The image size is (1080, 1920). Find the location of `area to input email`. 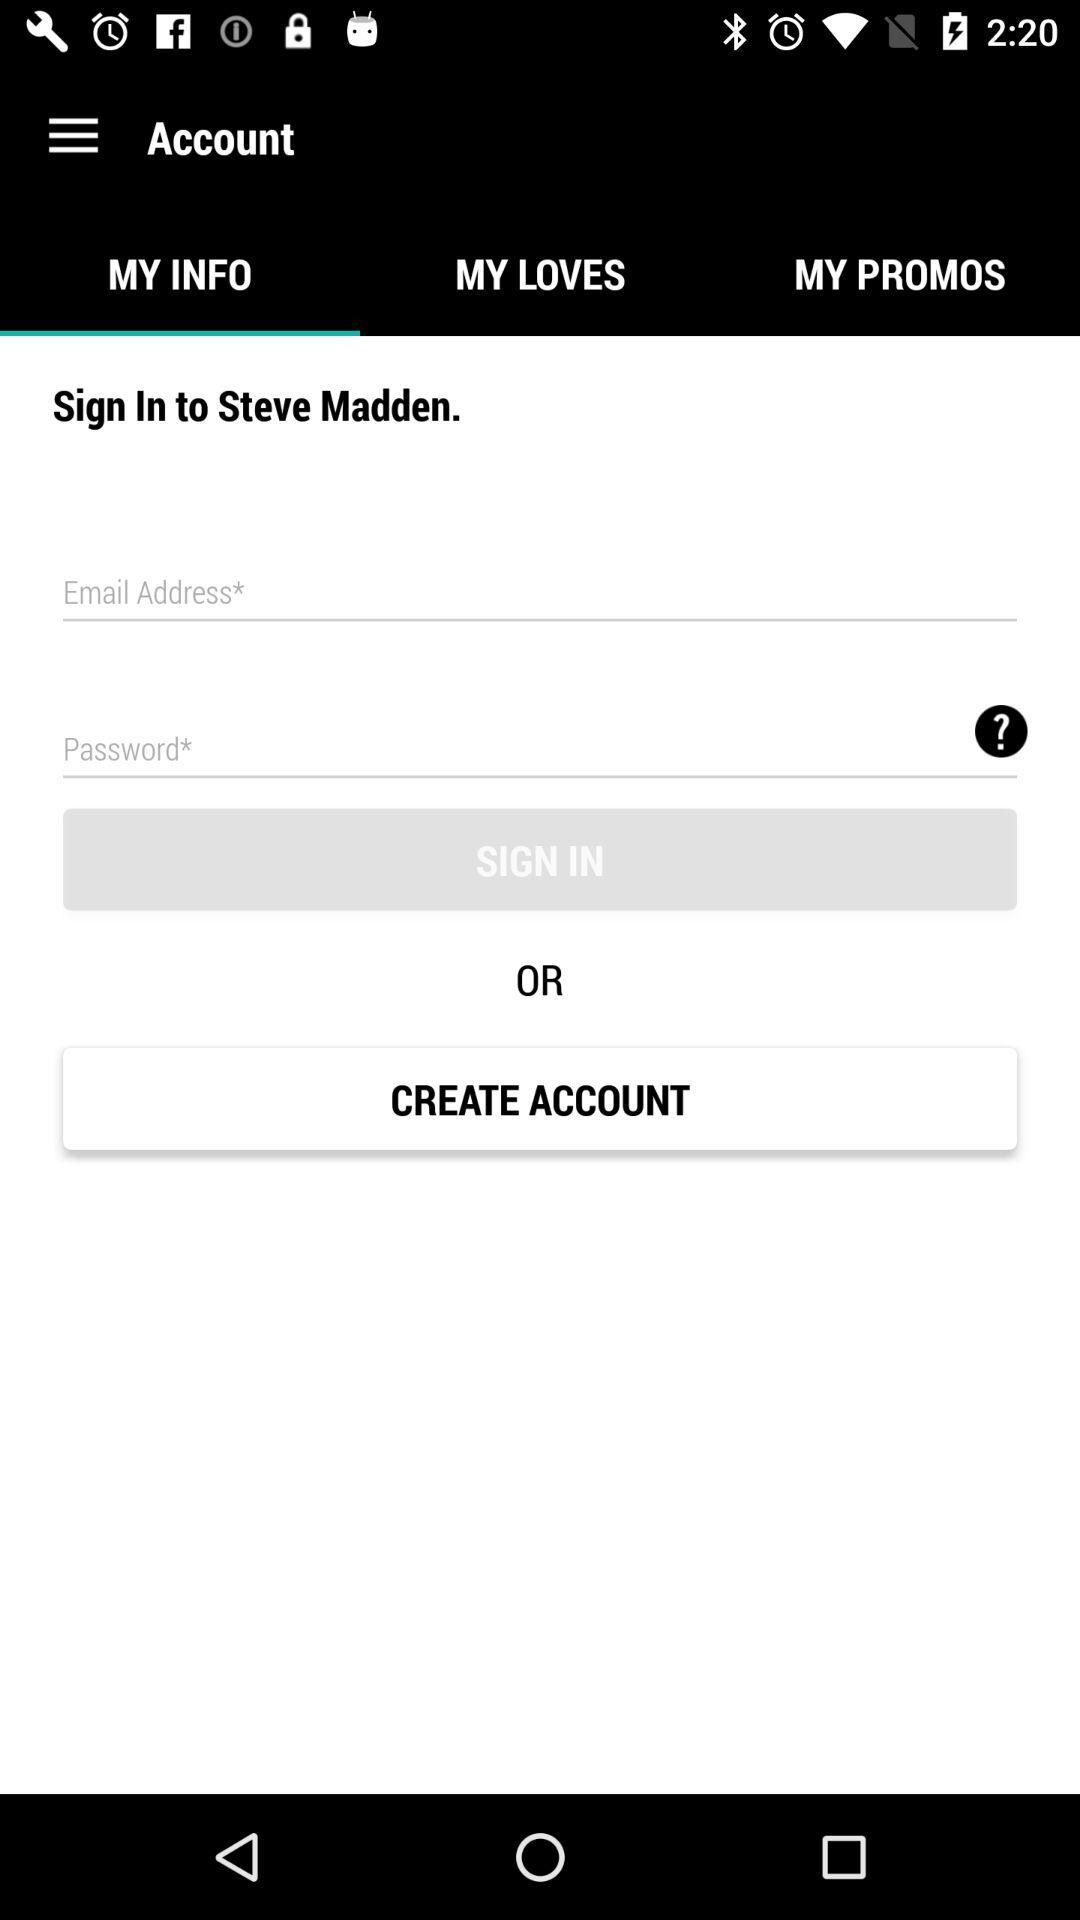

area to input email is located at coordinates (540, 592).